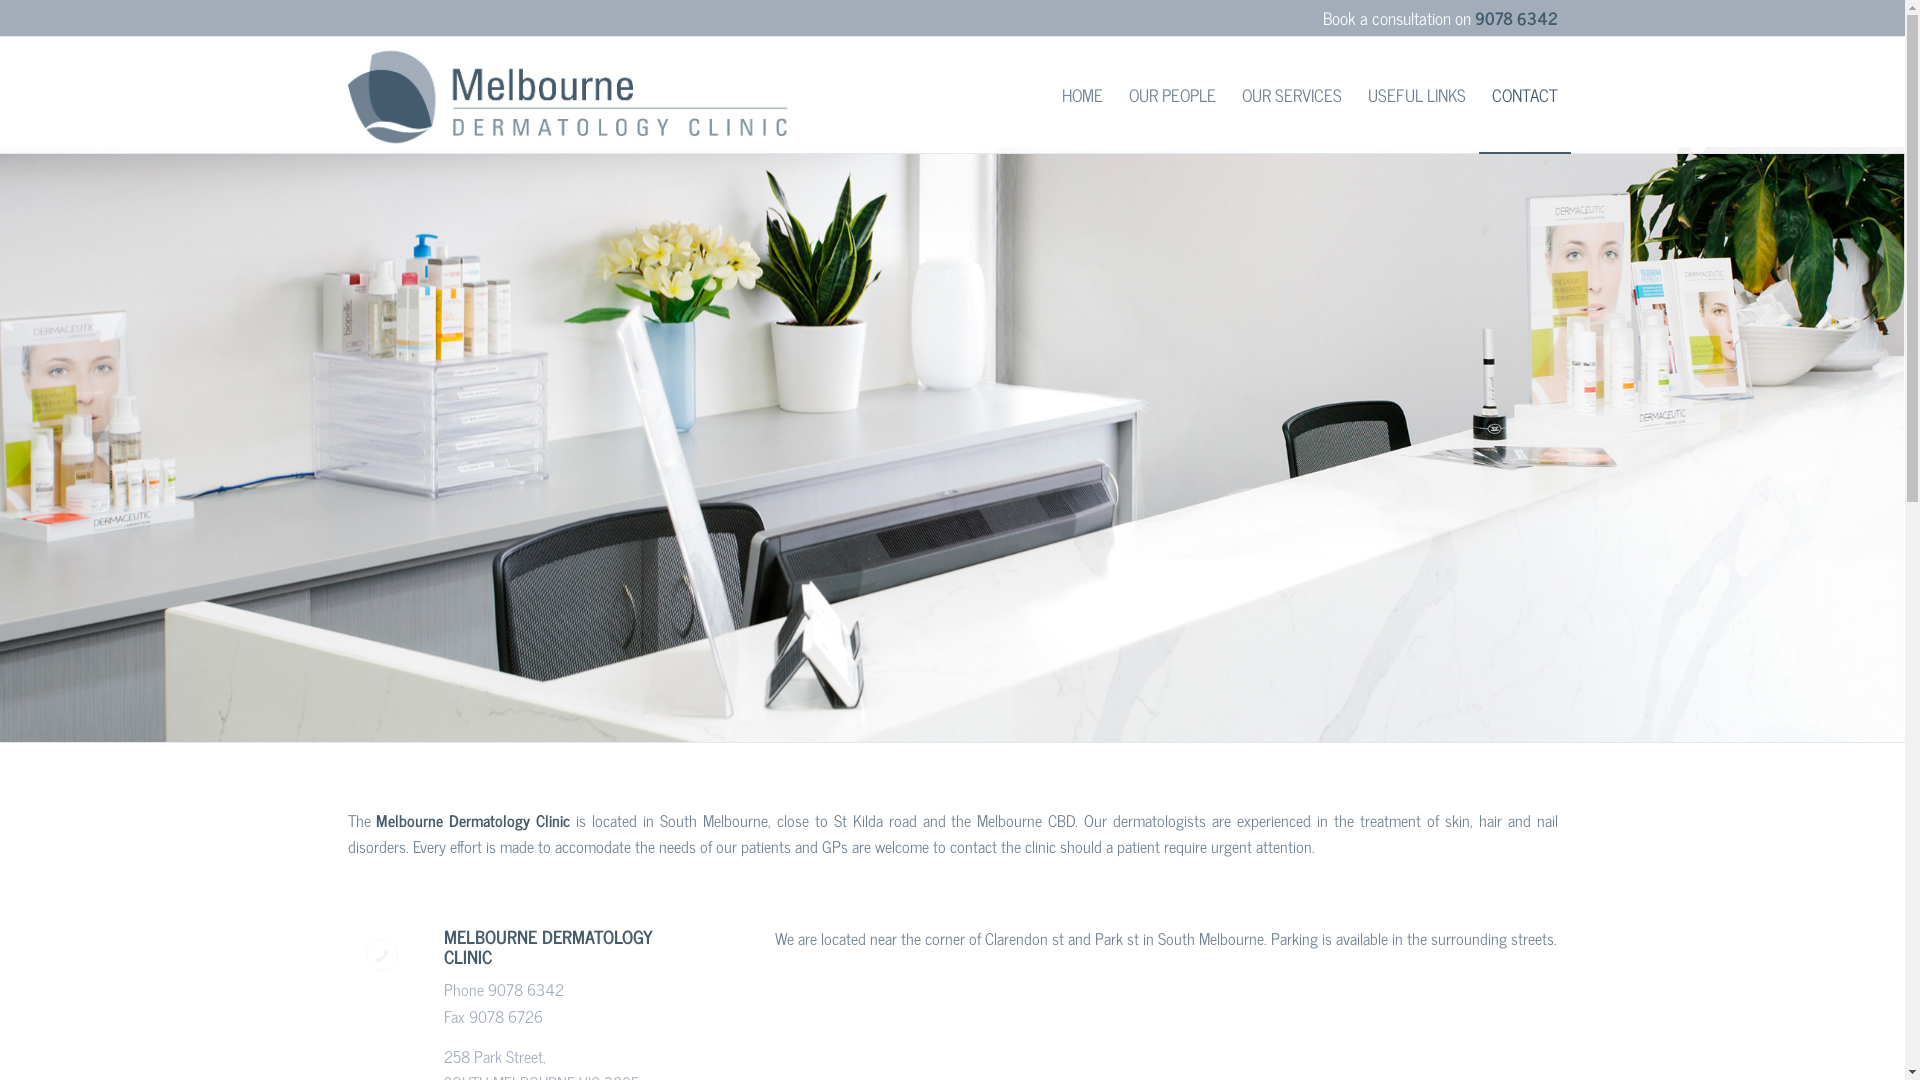  Describe the element at coordinates (1080, 95) in the screenshot. I see `'HOME'` at that location.